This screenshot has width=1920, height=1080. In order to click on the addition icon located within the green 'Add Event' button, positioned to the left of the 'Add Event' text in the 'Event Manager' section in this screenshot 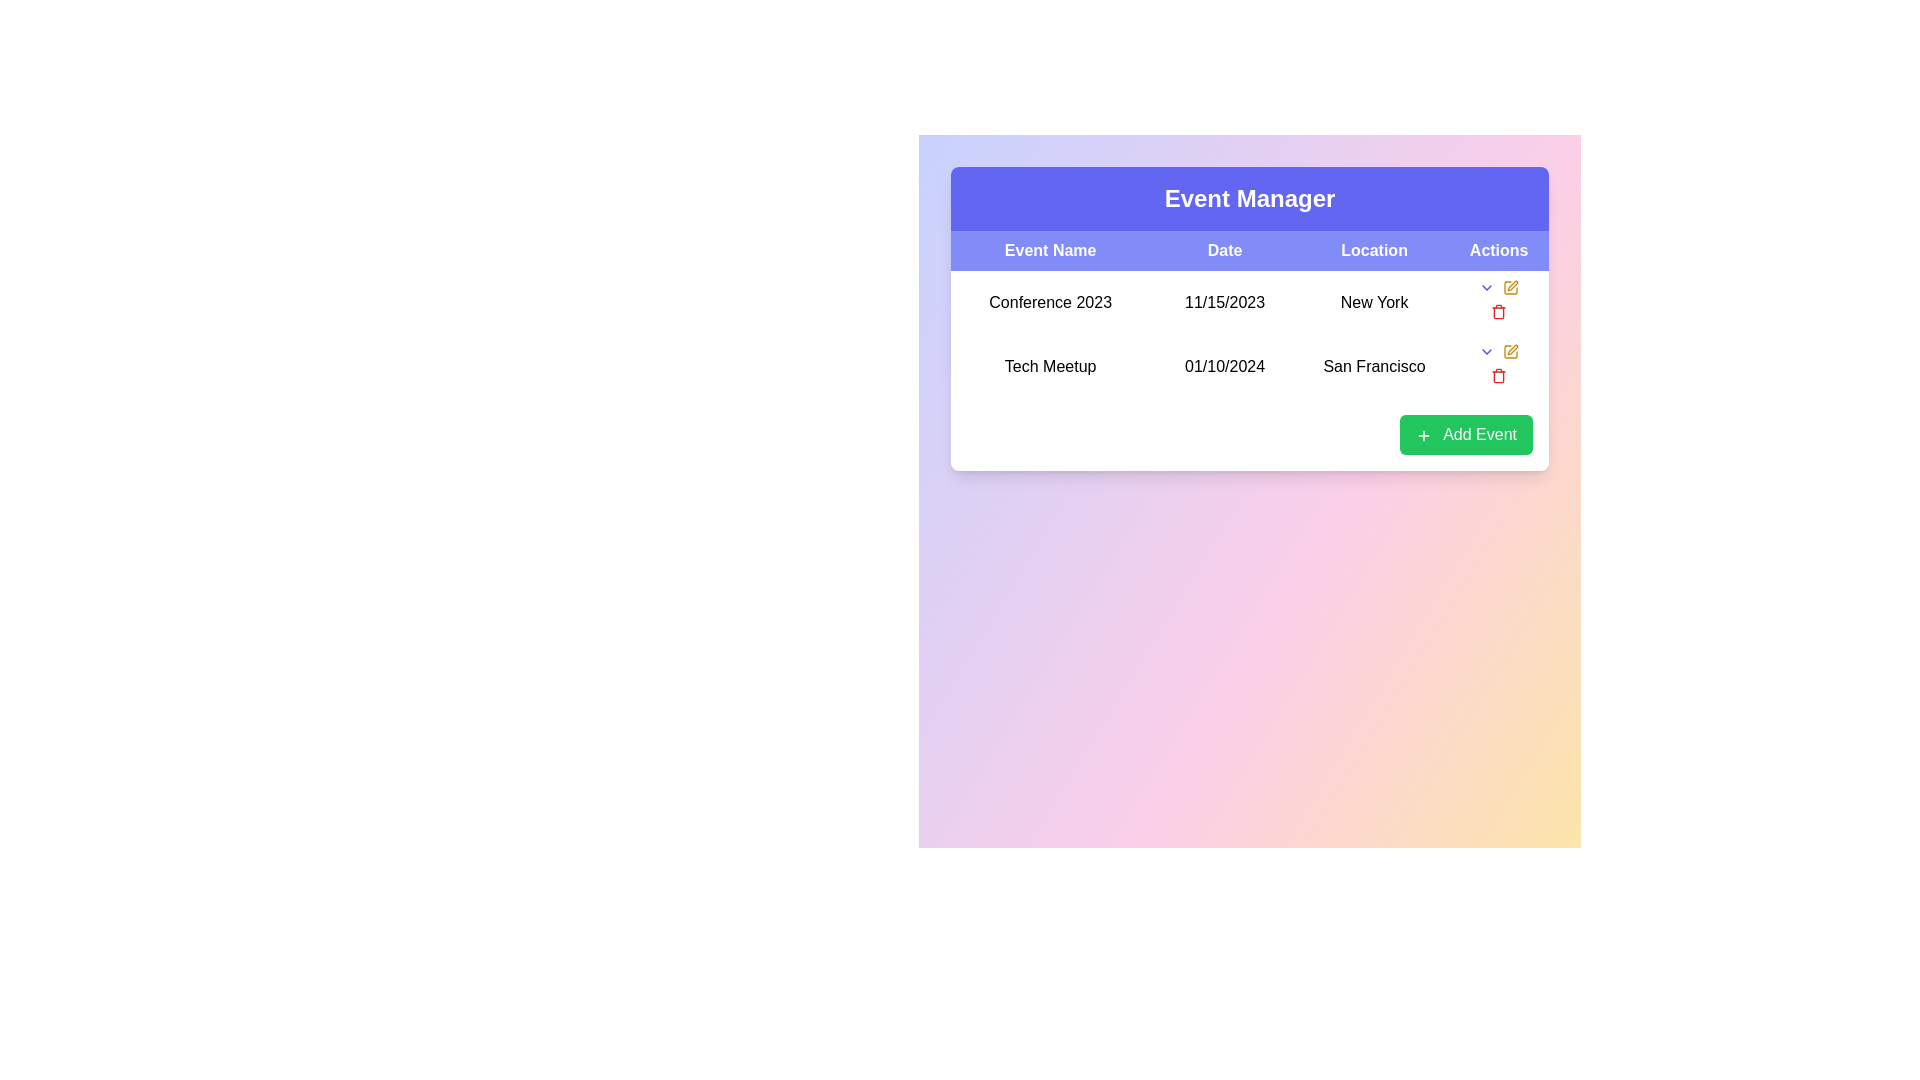, I will do `click(1422, 434)`.